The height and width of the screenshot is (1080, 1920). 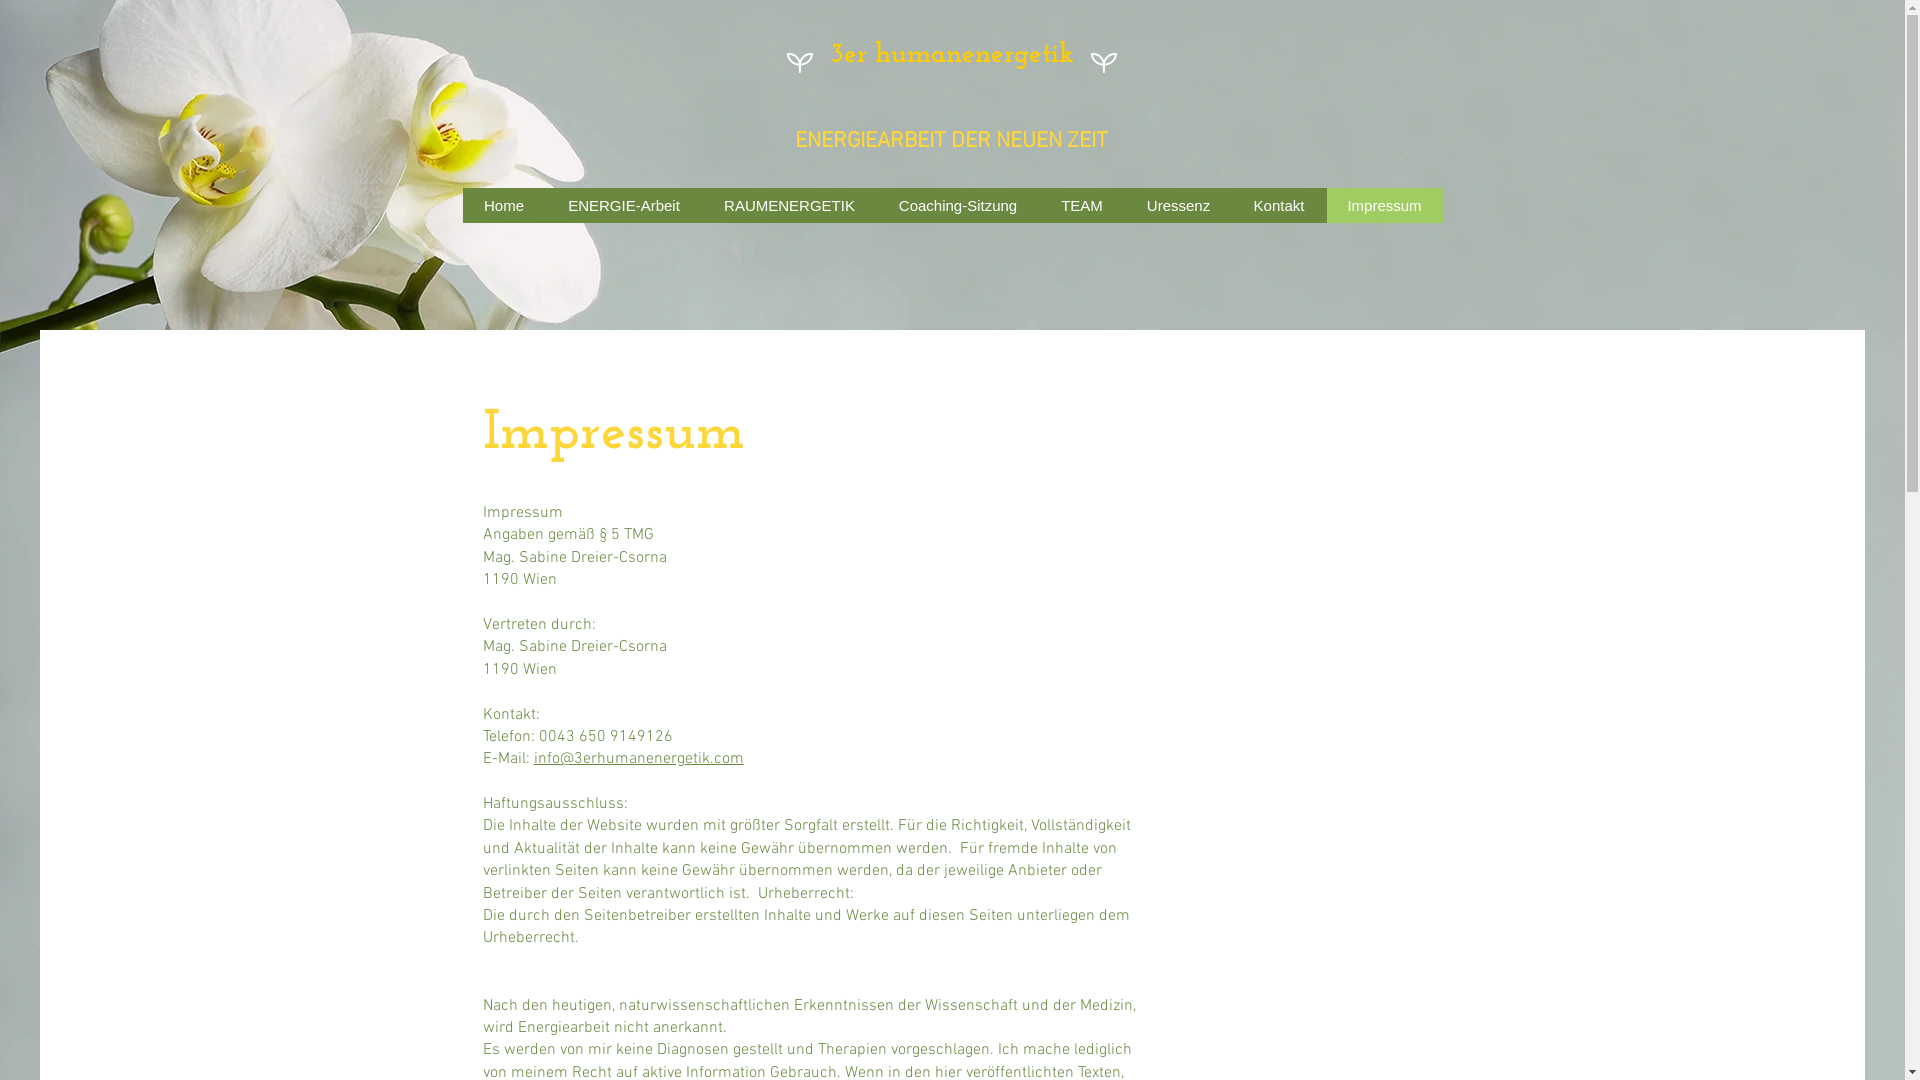 I want to click on 'Home', so click(x=503, y=205).